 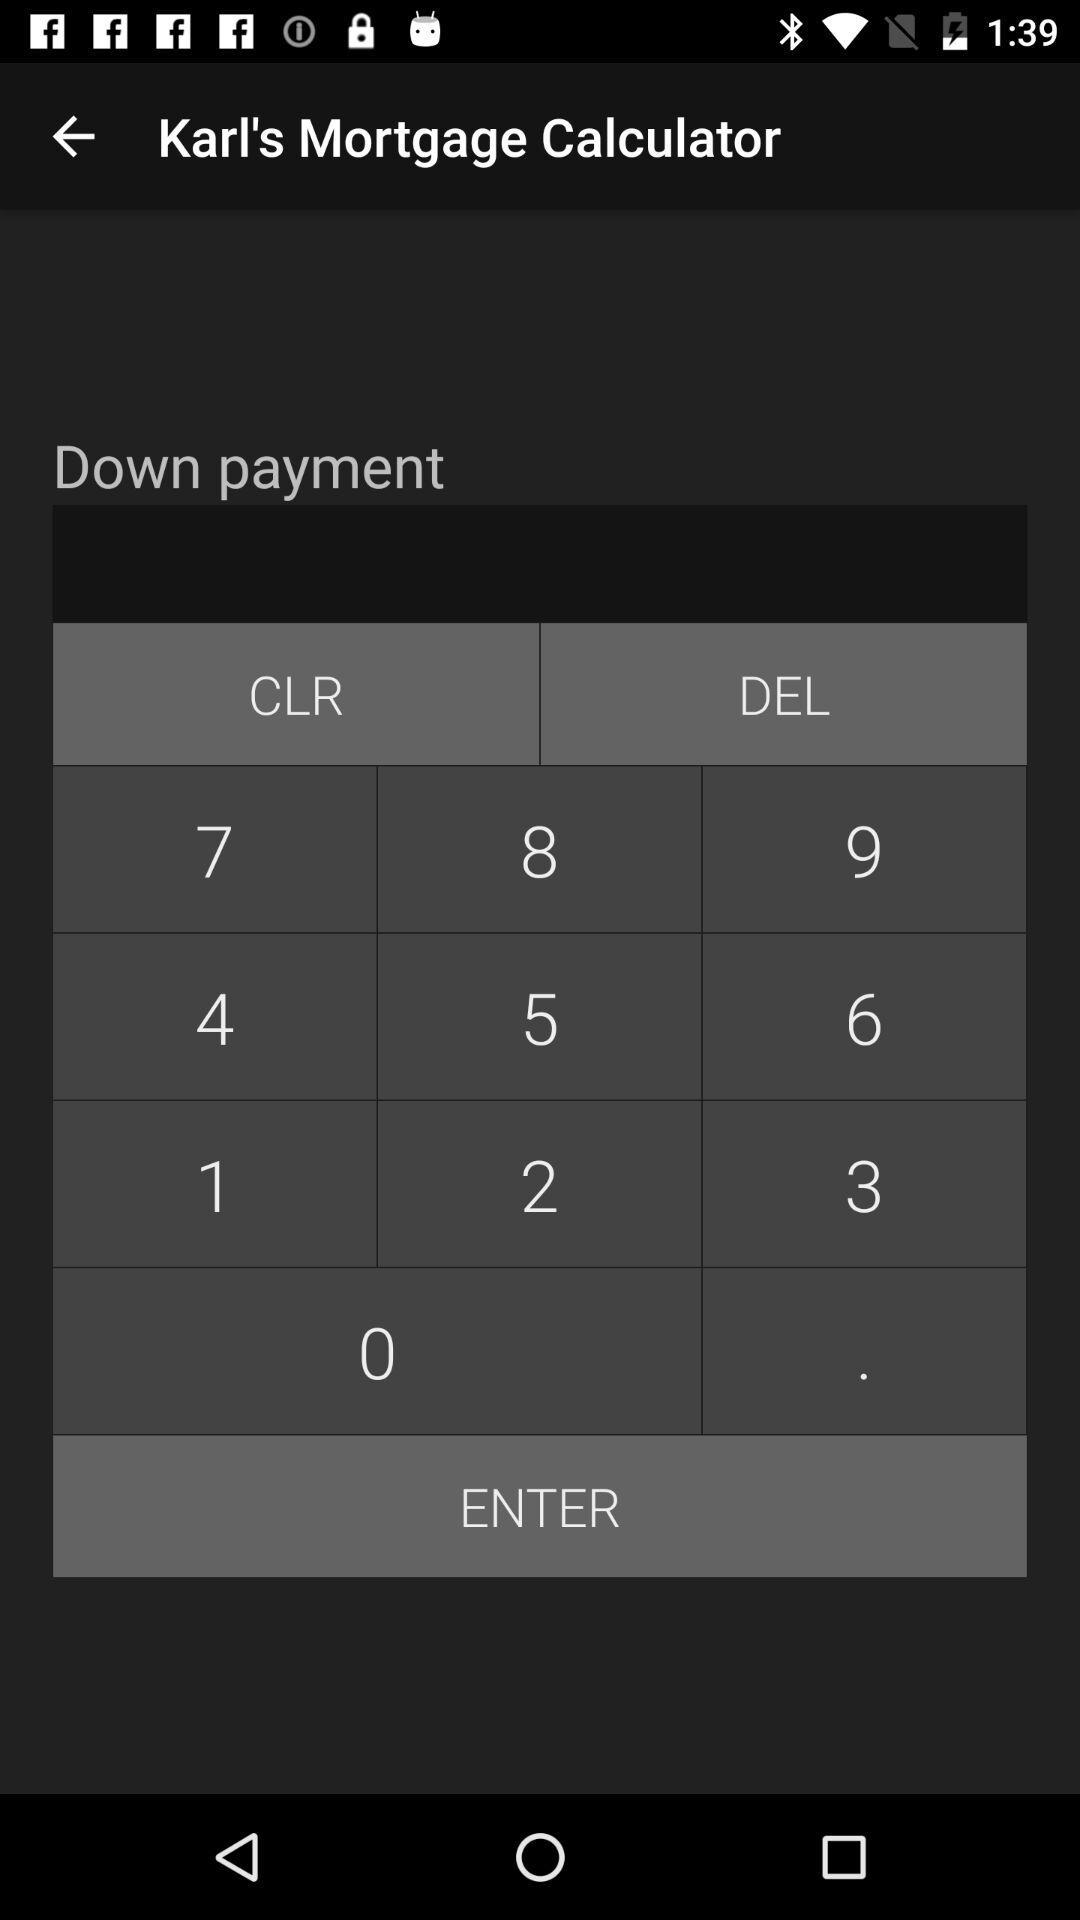 I want to click on item to the left of the 8 button, so click(x=214, y=849).